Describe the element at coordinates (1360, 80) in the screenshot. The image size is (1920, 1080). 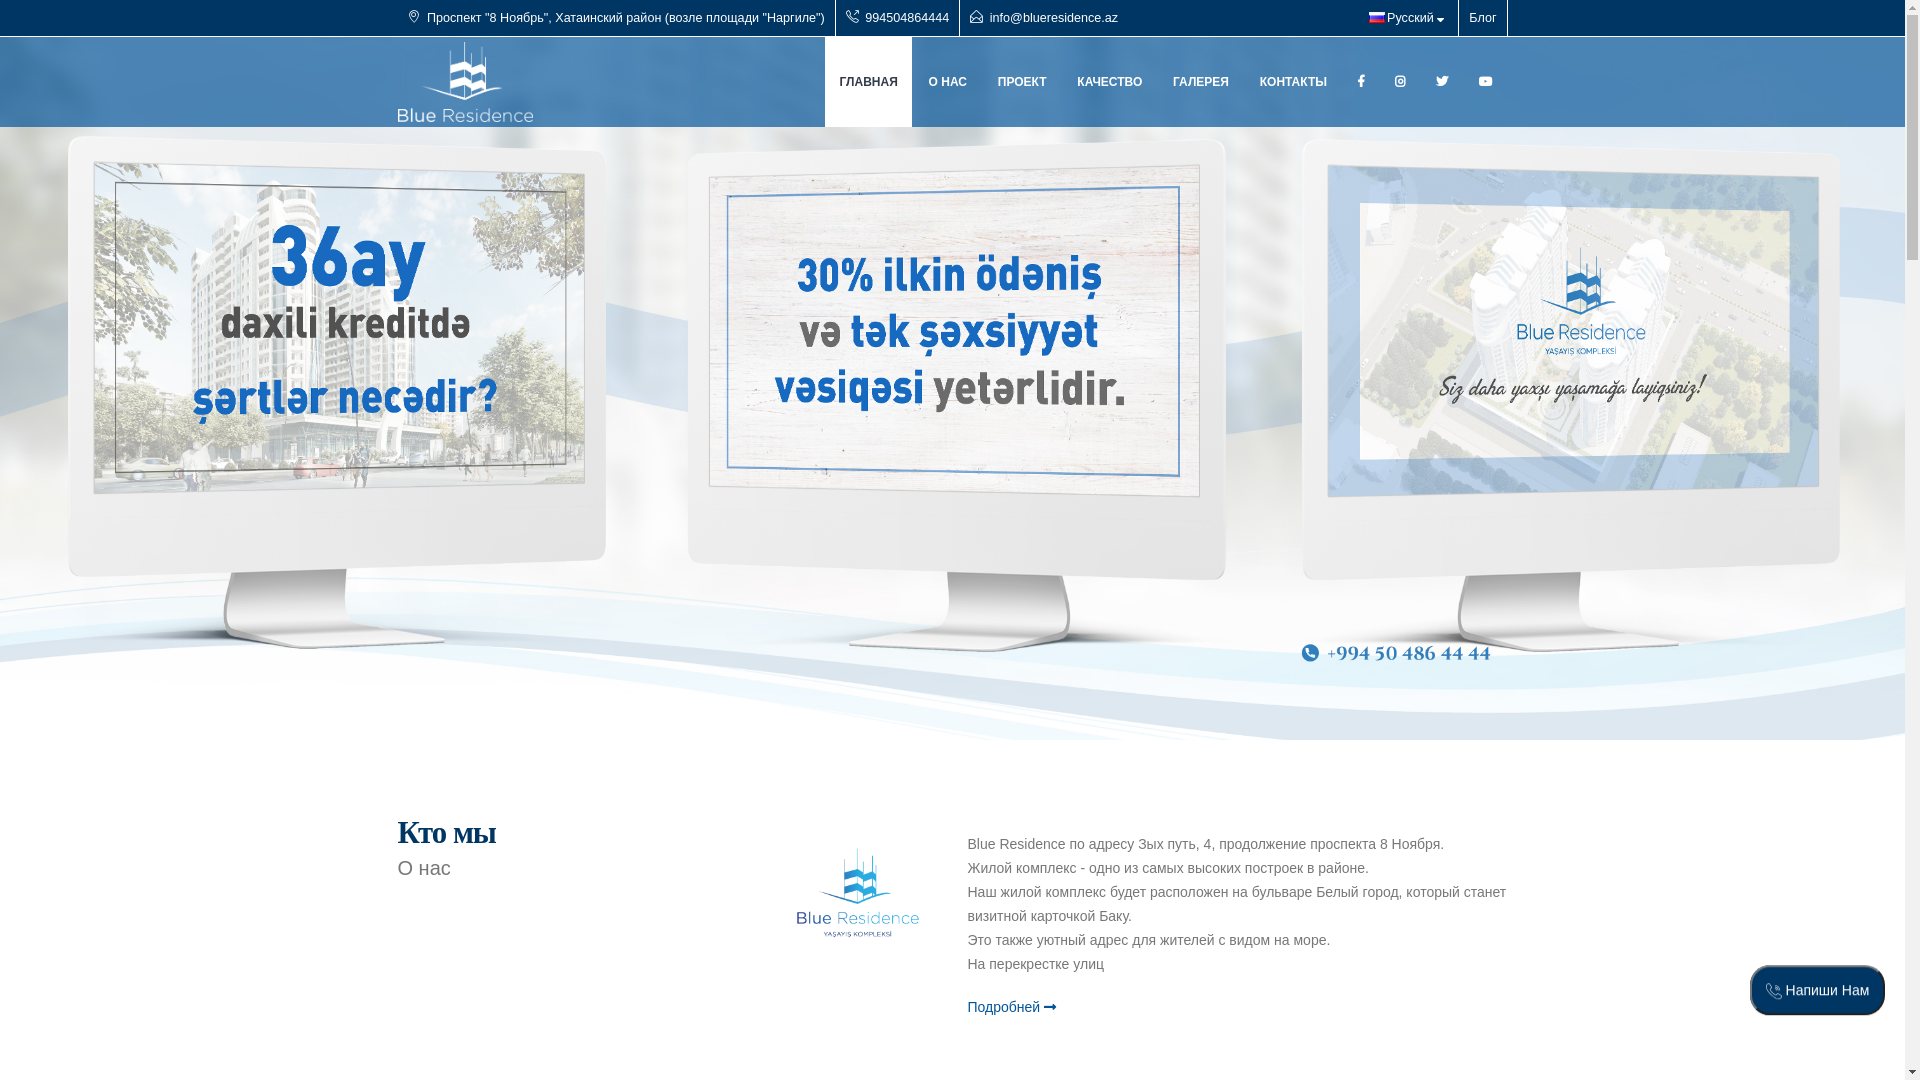
I see `'Facebook'` at that location.